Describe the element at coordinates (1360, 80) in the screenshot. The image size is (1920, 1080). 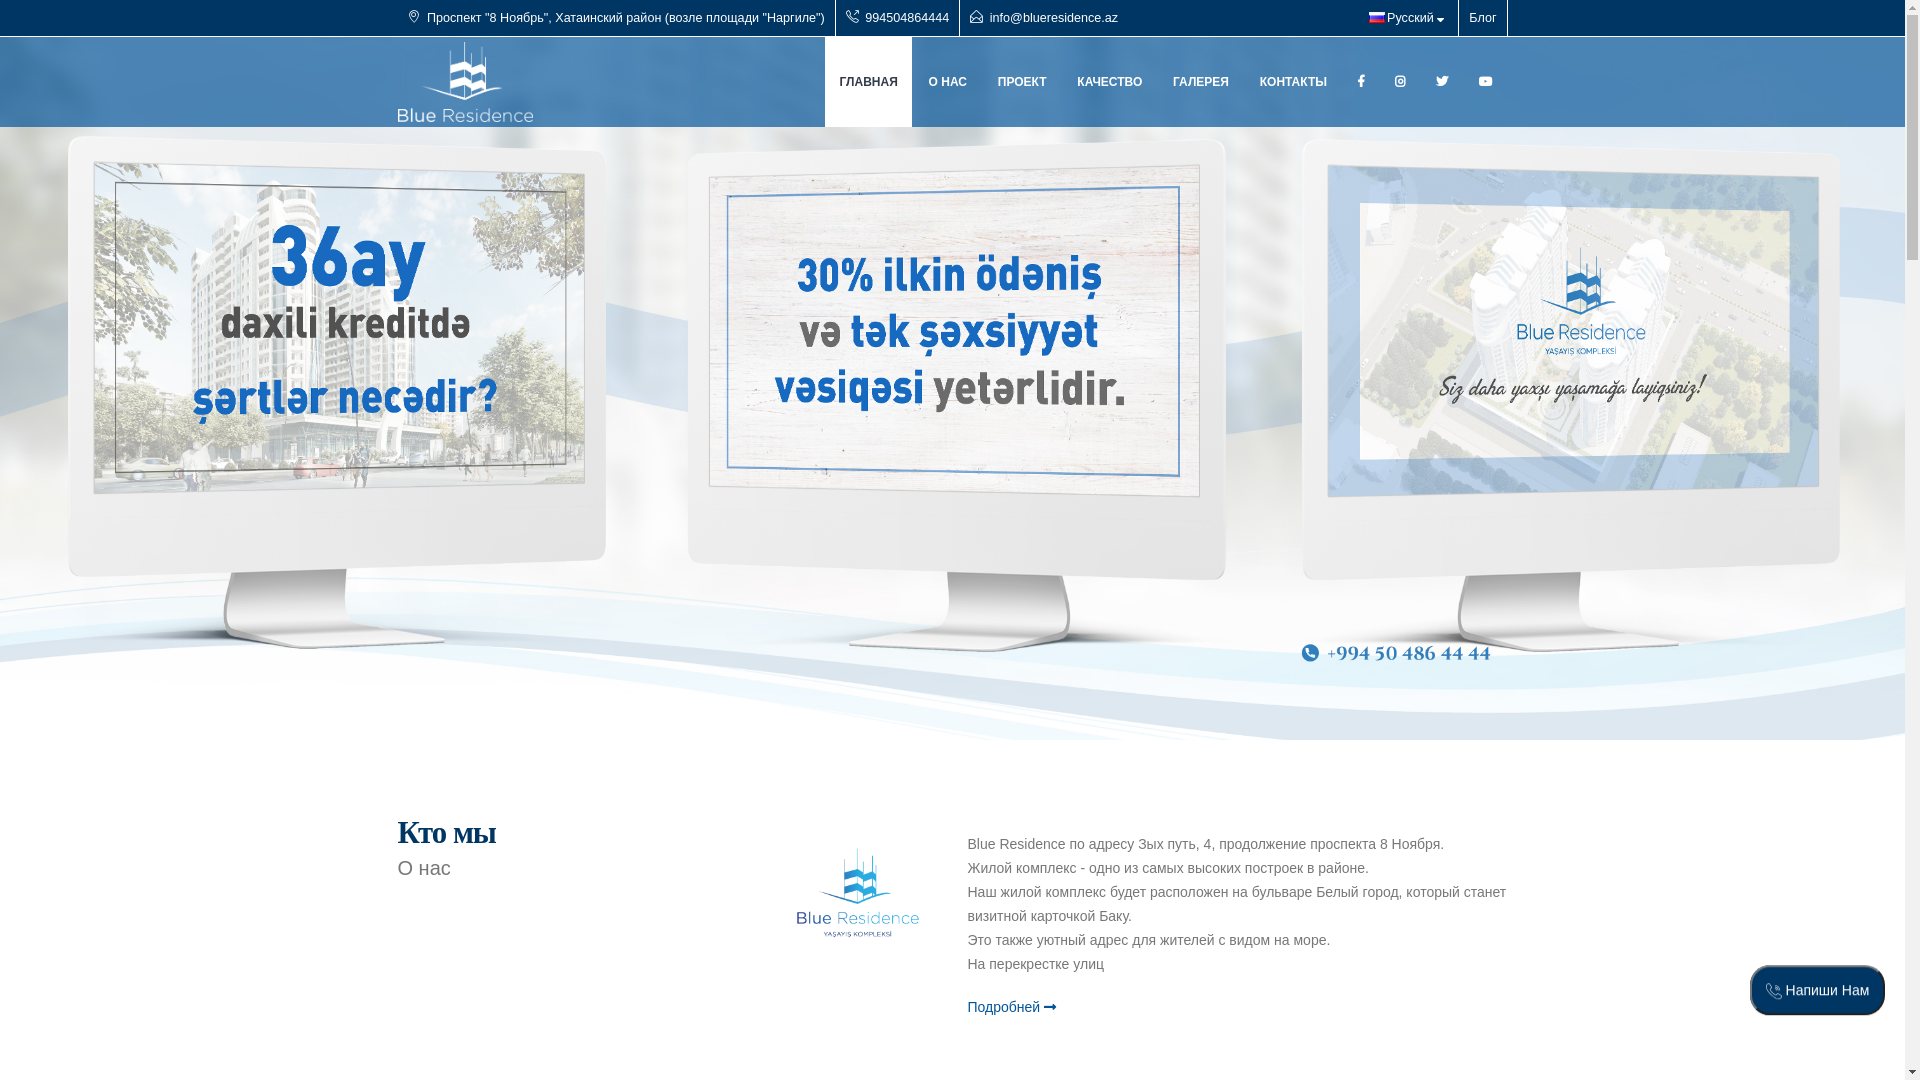
I see `'Facebook'` at that location.